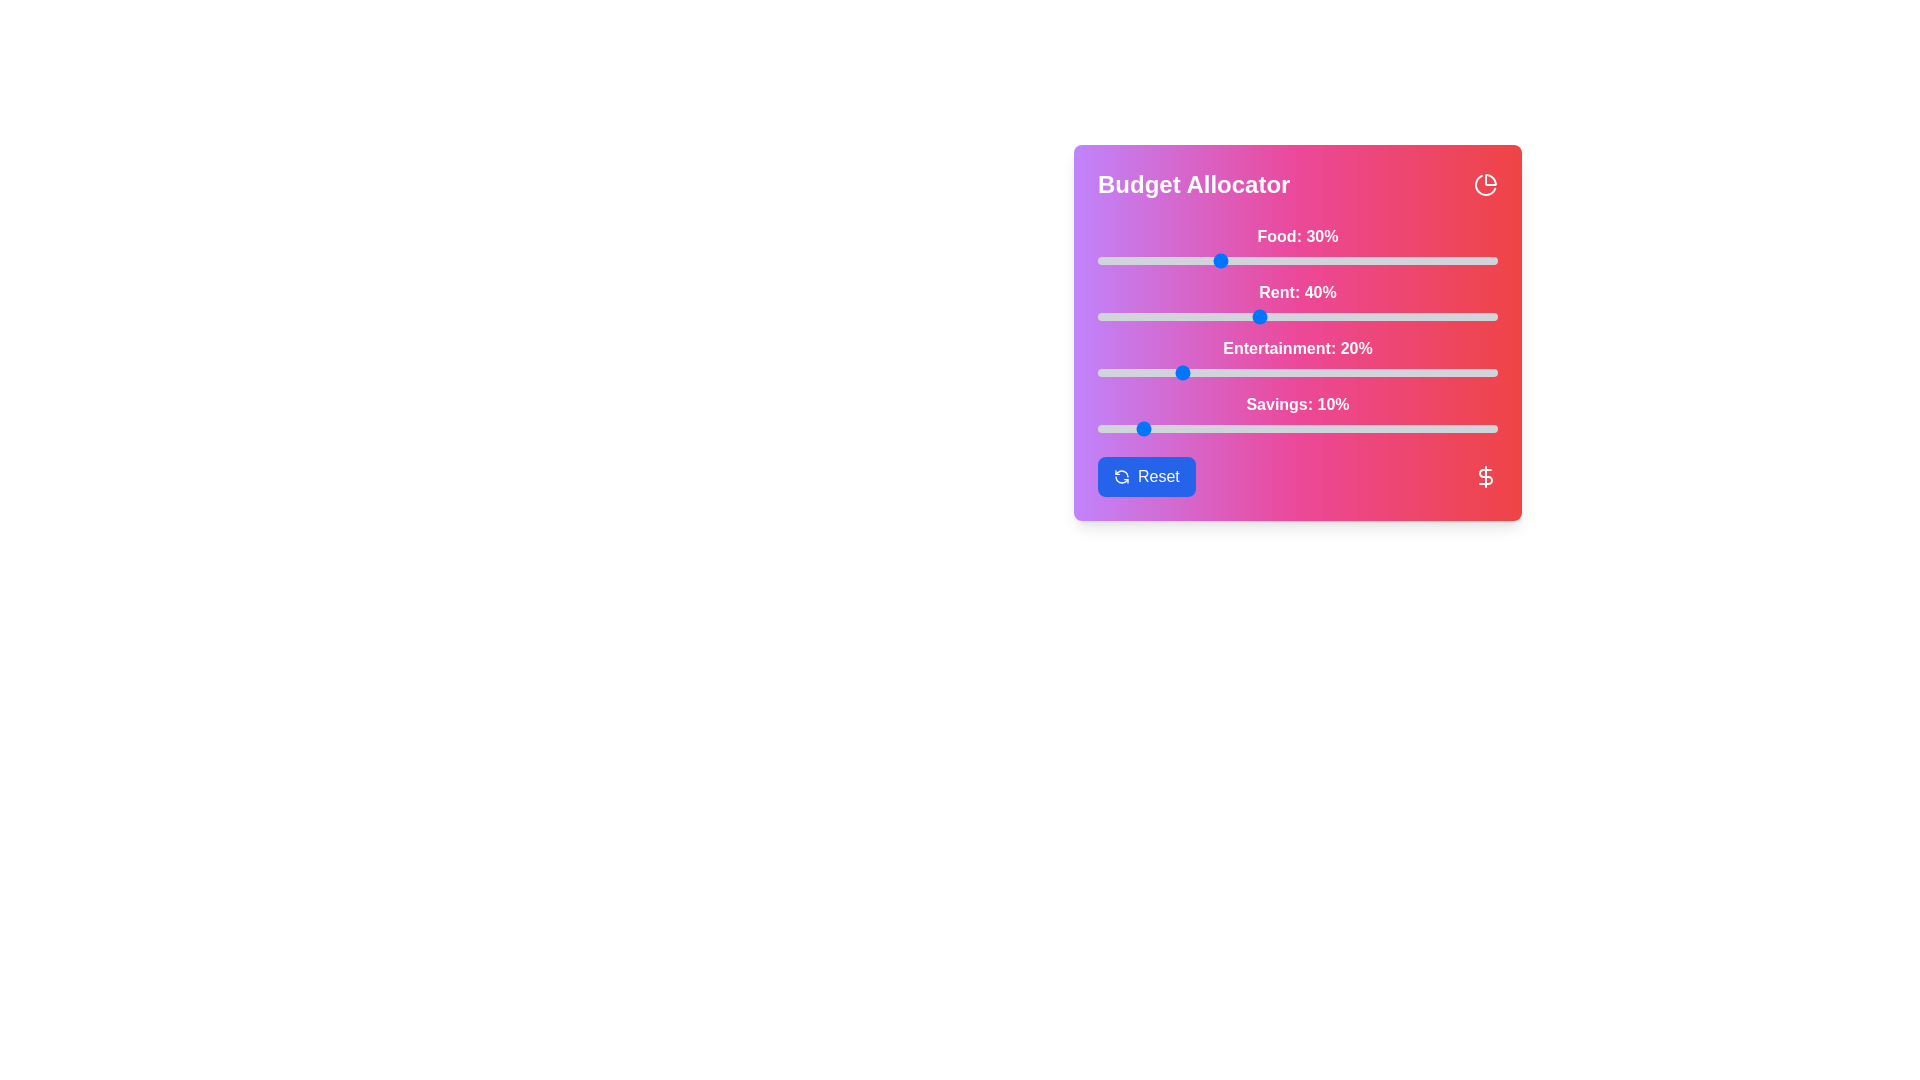 This screenshot has height=1080, width=1920. Describe the element at coordinates (1486, 185) in the screenshot. I see `the pie chart icon located in the top-right corner of the interface, next to the 'Budget Allocator' title` at that location.